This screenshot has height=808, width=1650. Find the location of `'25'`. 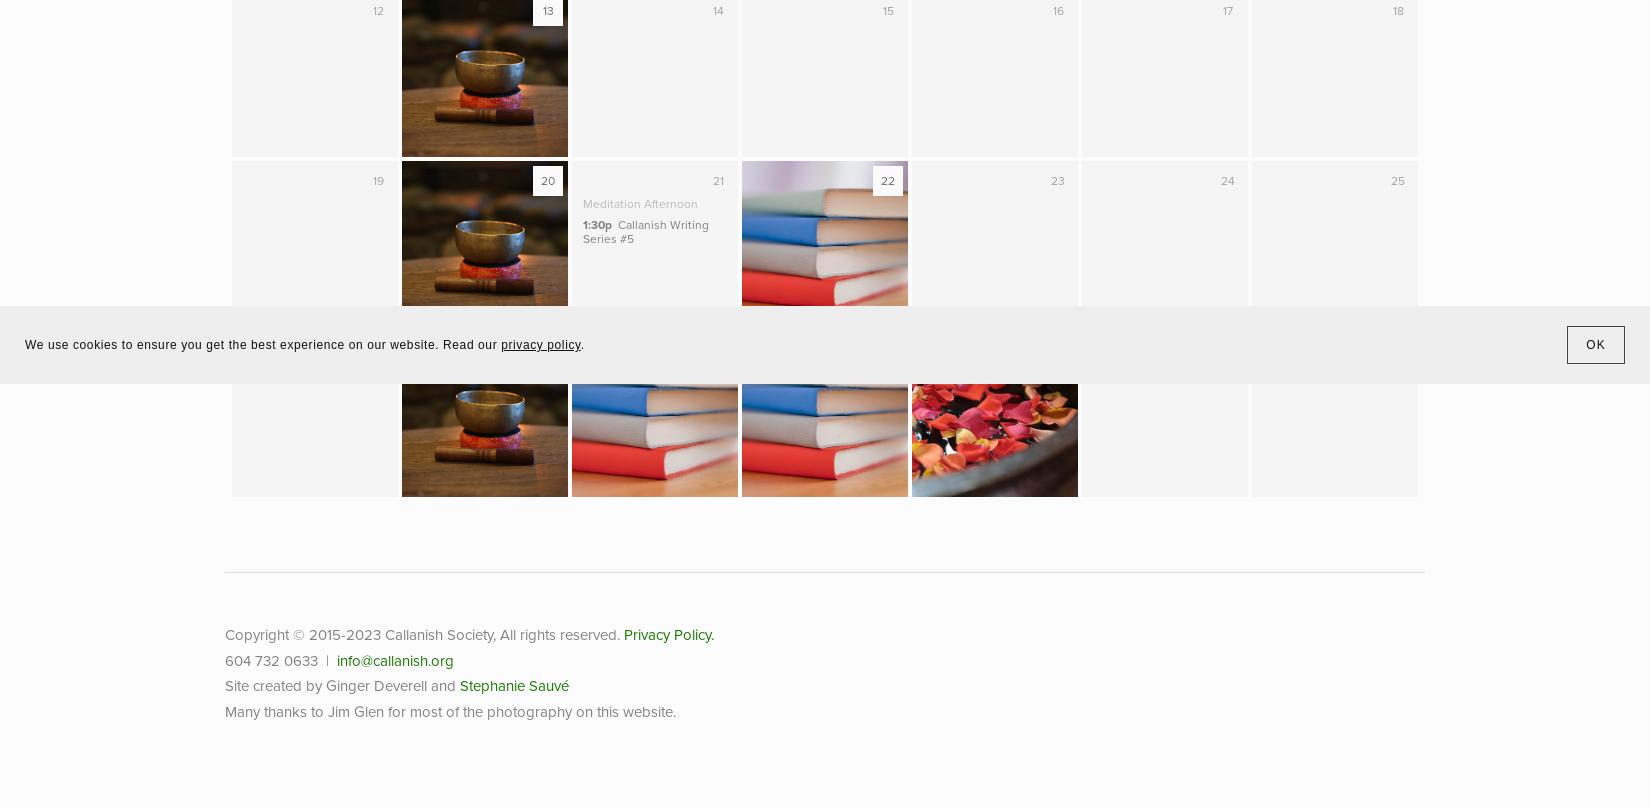

'25' is located at coordinates (1397, 179).